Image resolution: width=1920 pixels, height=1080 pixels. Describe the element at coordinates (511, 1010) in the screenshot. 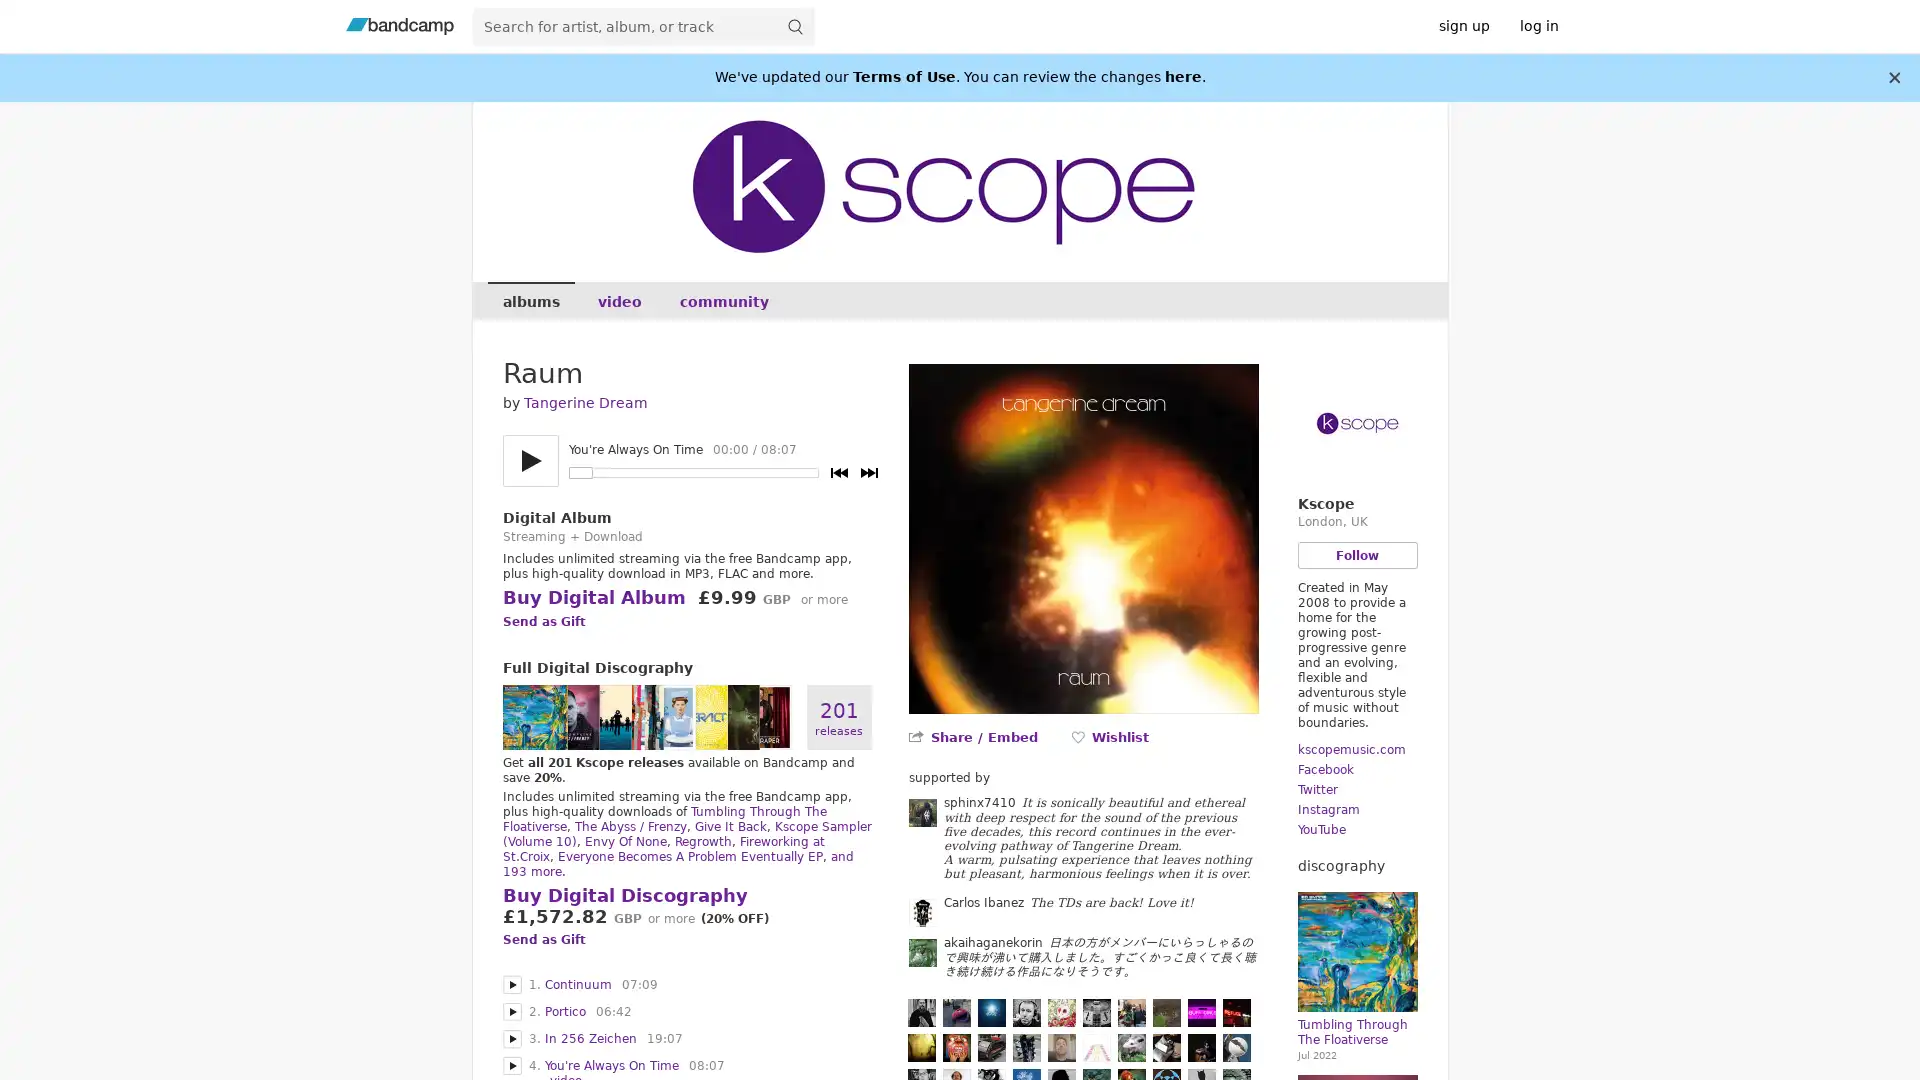

I see `Play Portico` at that location.